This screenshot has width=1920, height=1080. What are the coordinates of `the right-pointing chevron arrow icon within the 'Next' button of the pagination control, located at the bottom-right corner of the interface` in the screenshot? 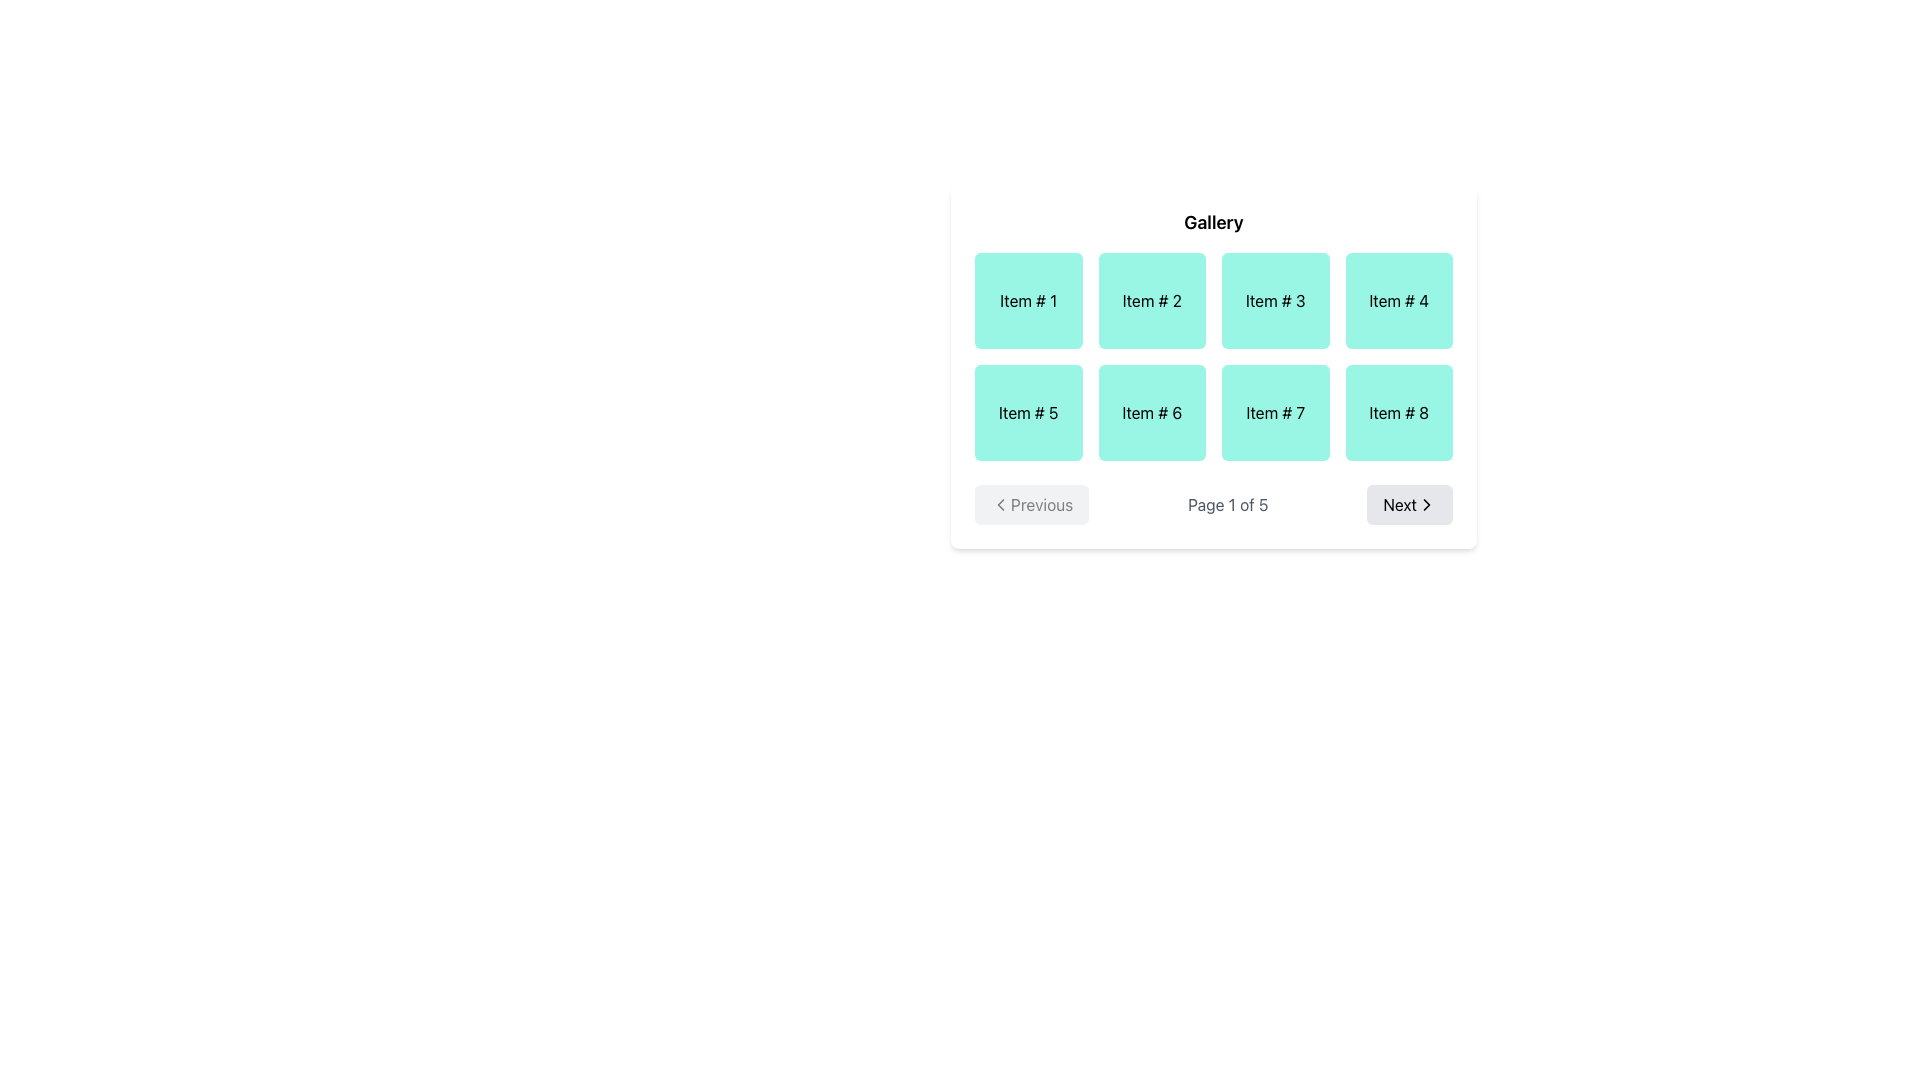 It's located at (1425, 504).